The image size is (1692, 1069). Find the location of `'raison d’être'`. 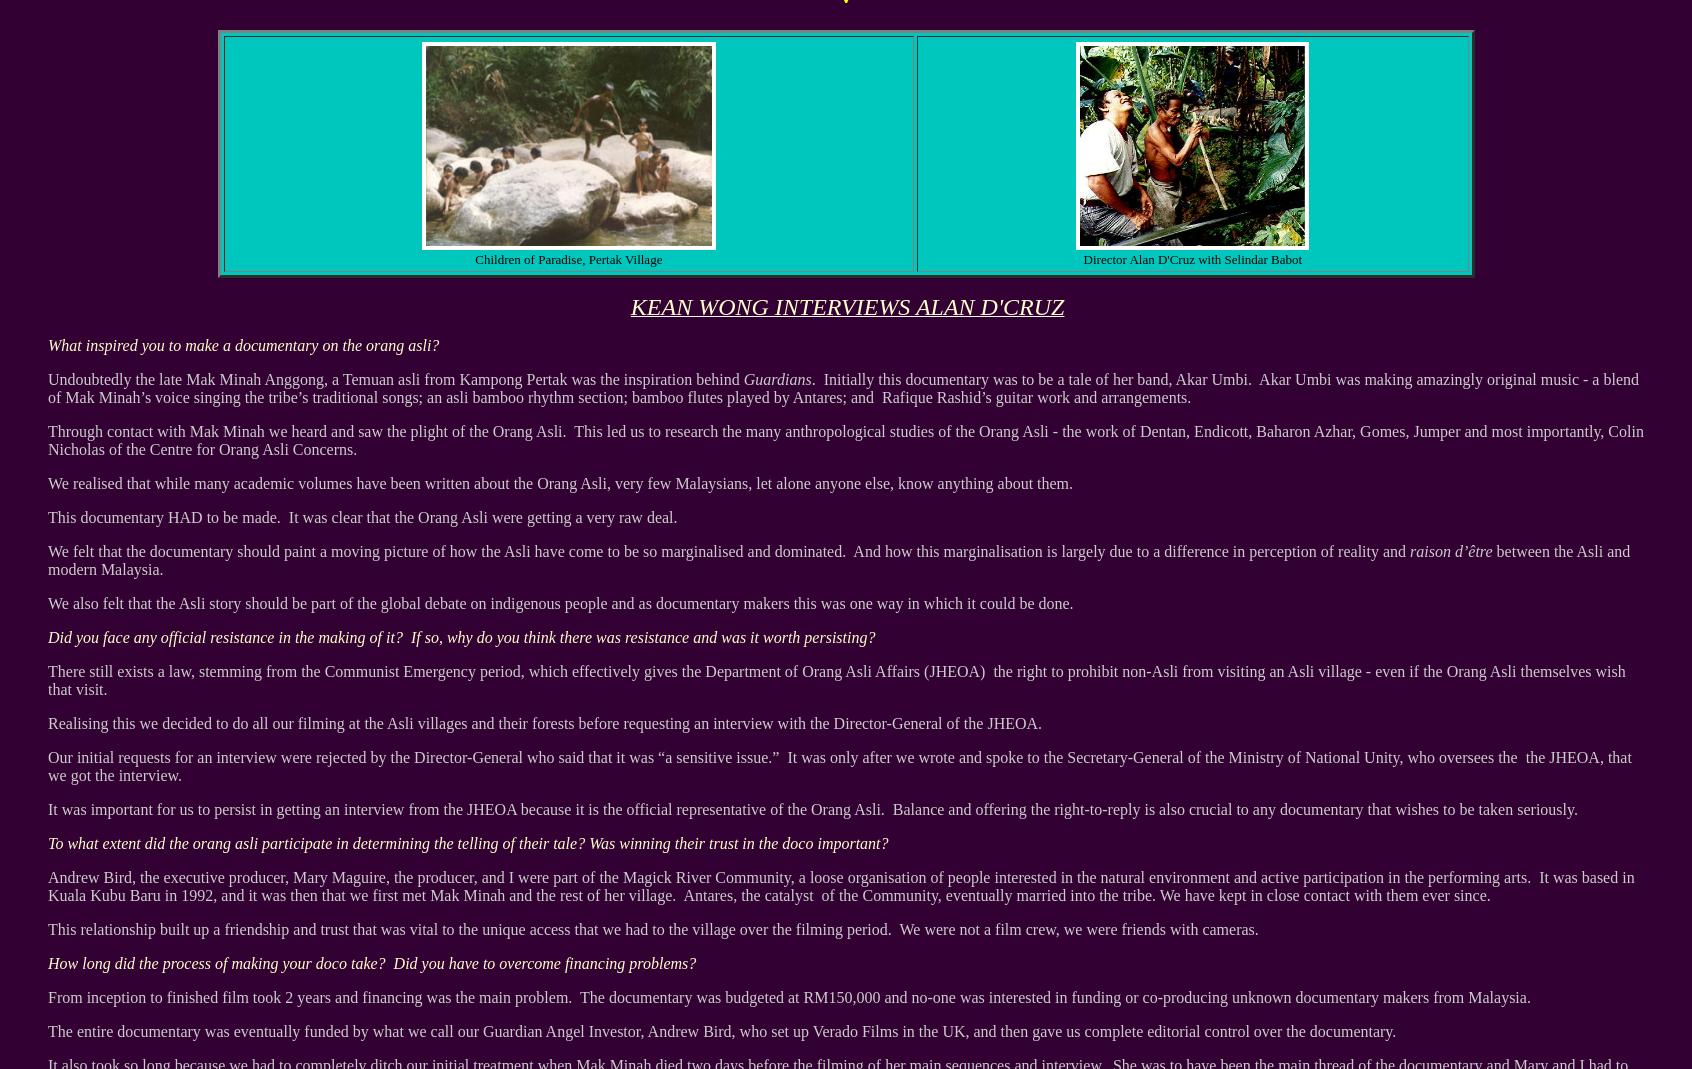

'raison d’être' is located at coordinates (1451, 551).